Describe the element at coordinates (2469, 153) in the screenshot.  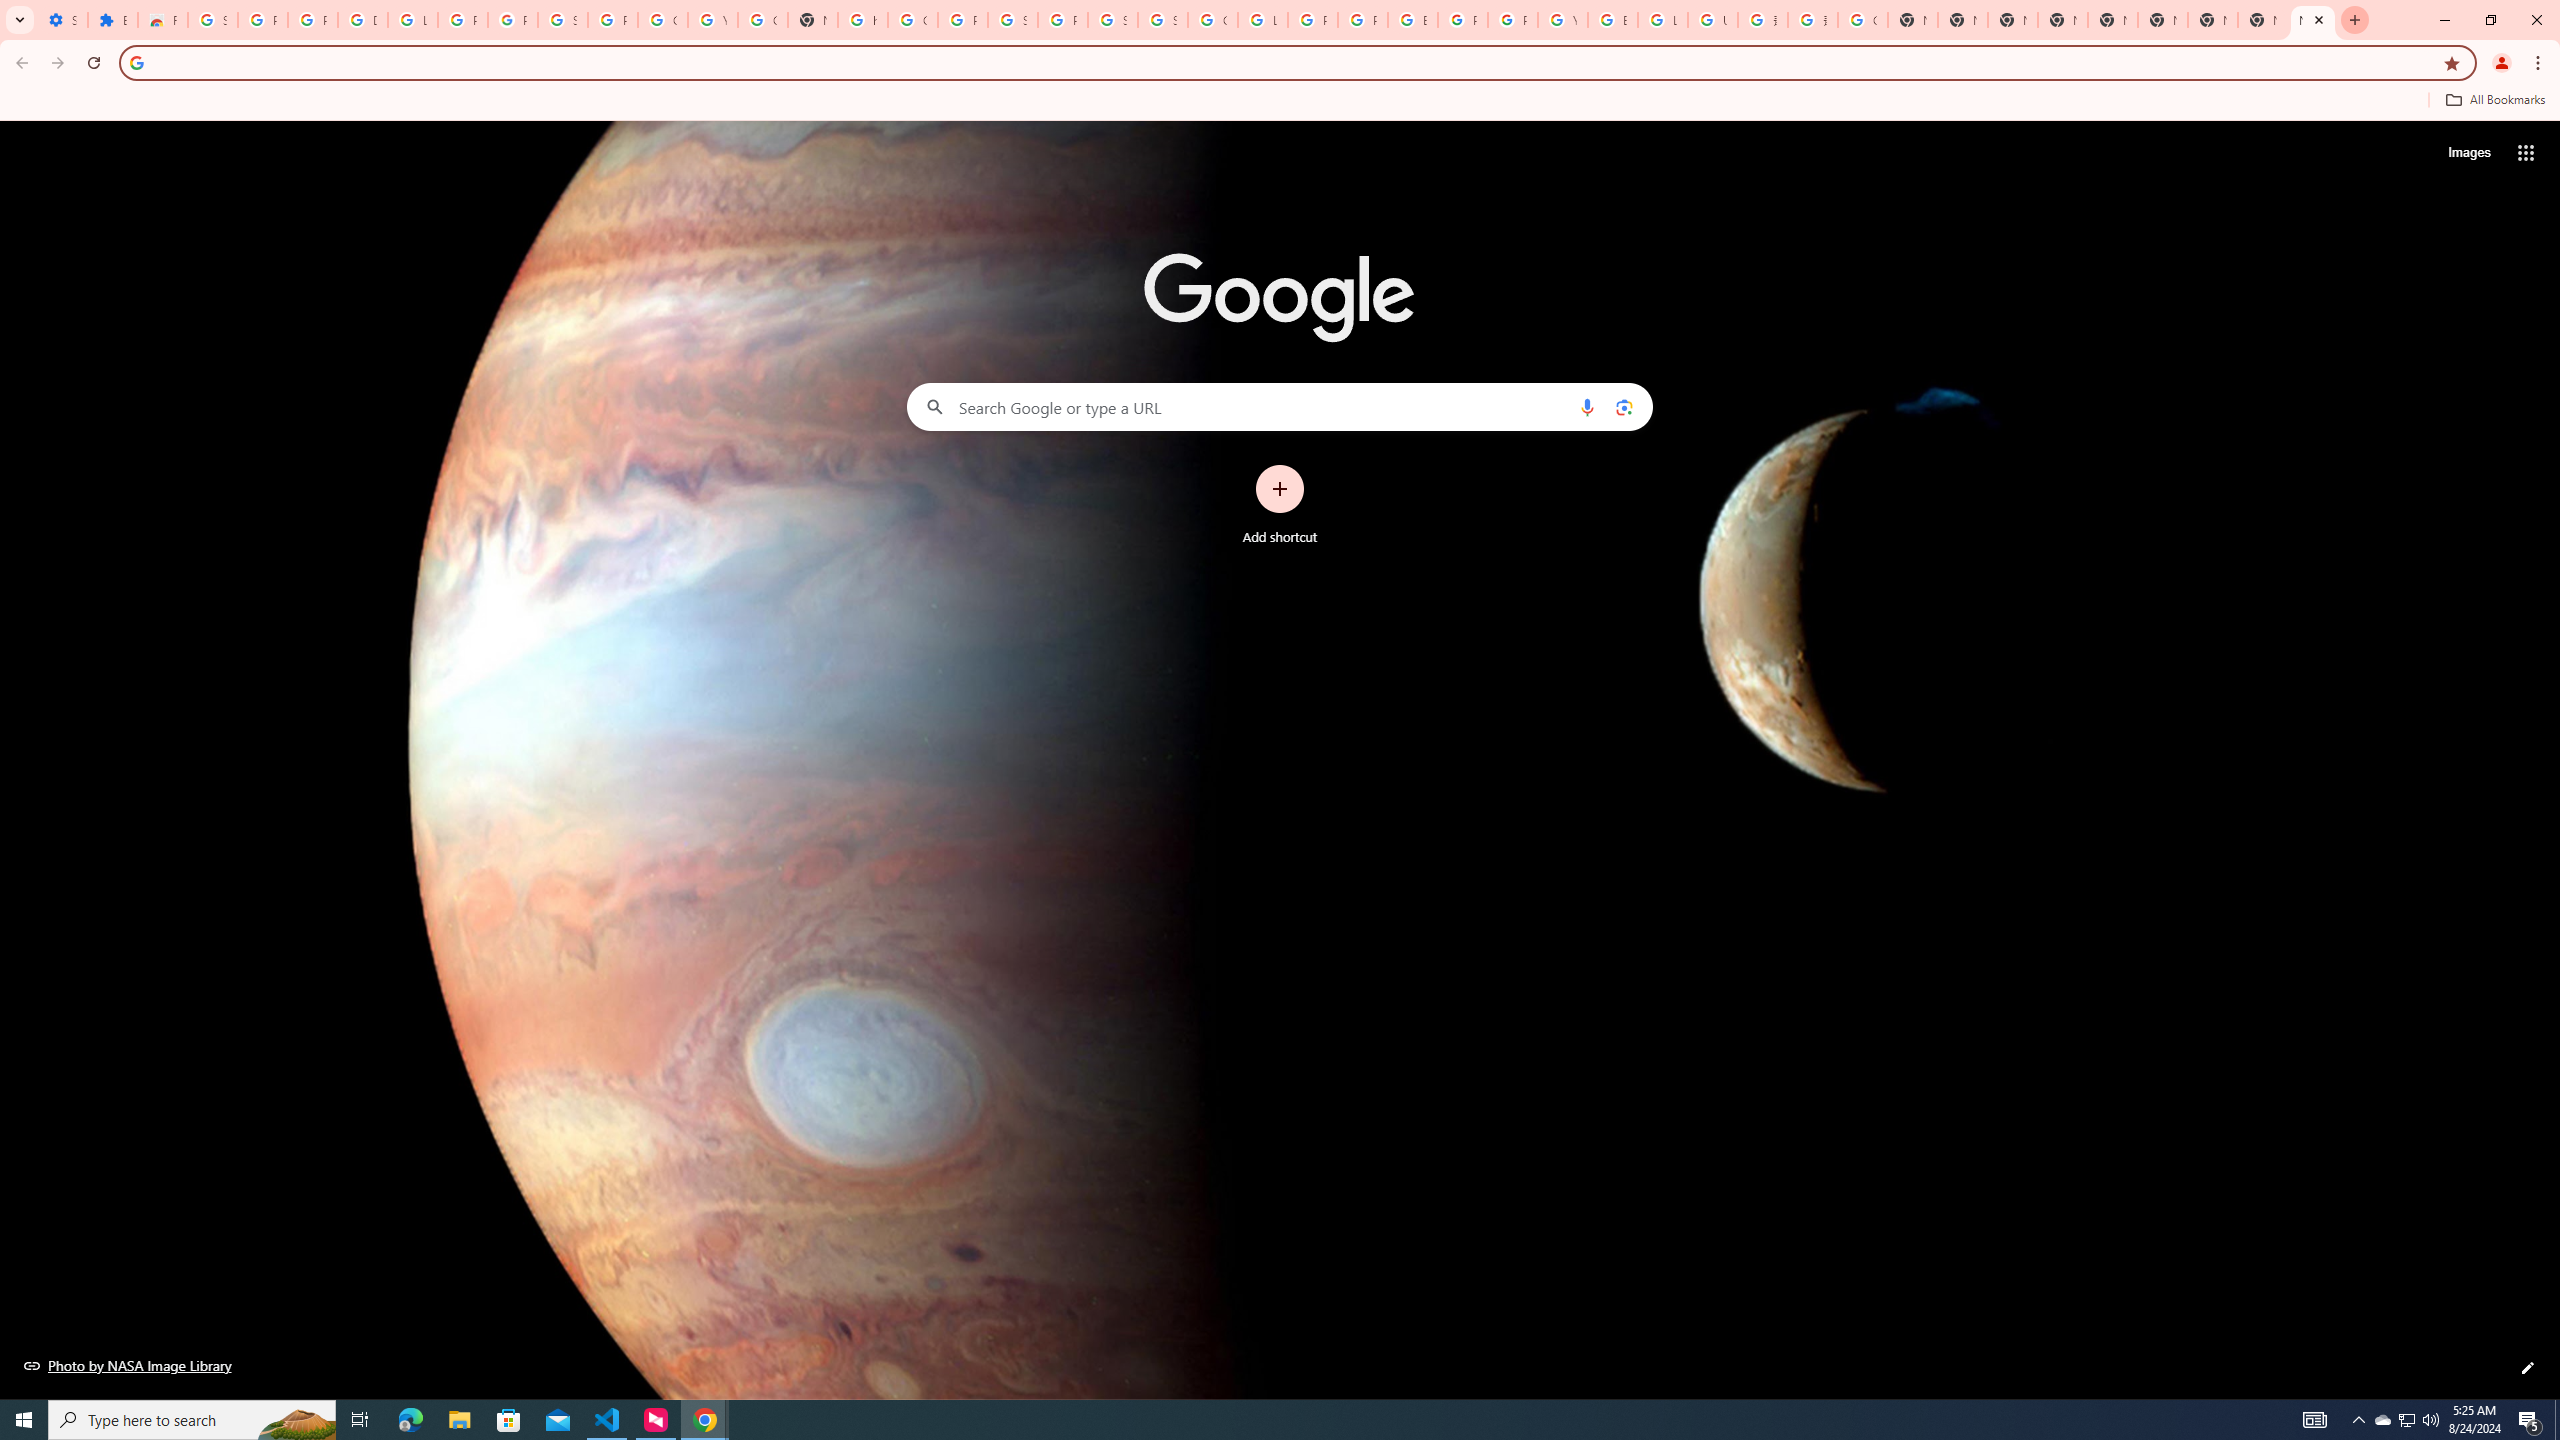
I see `'Search for Images '` at that location.